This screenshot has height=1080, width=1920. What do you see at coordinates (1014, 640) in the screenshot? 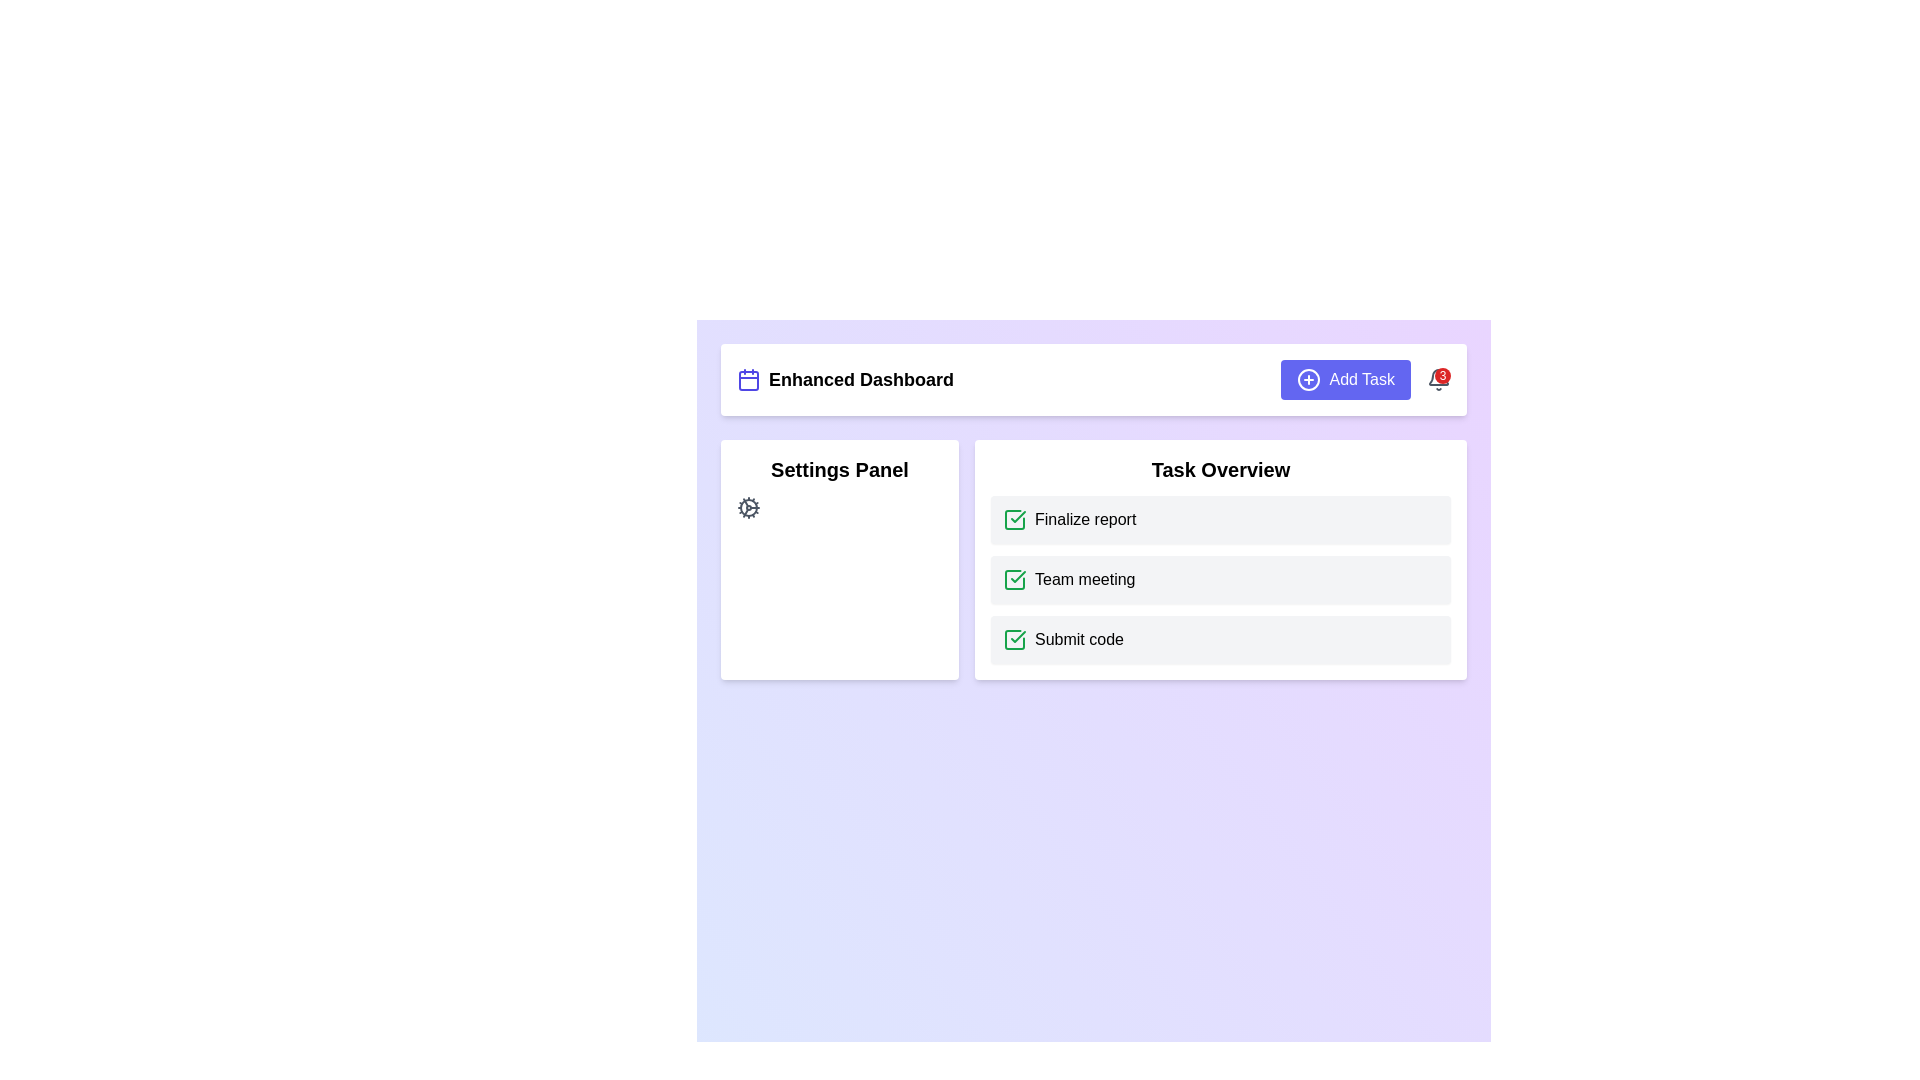
I see `the completed status icon indicating the 'Submit code' task within the 'Task Overview' section` at bounding box center [1014, 640].